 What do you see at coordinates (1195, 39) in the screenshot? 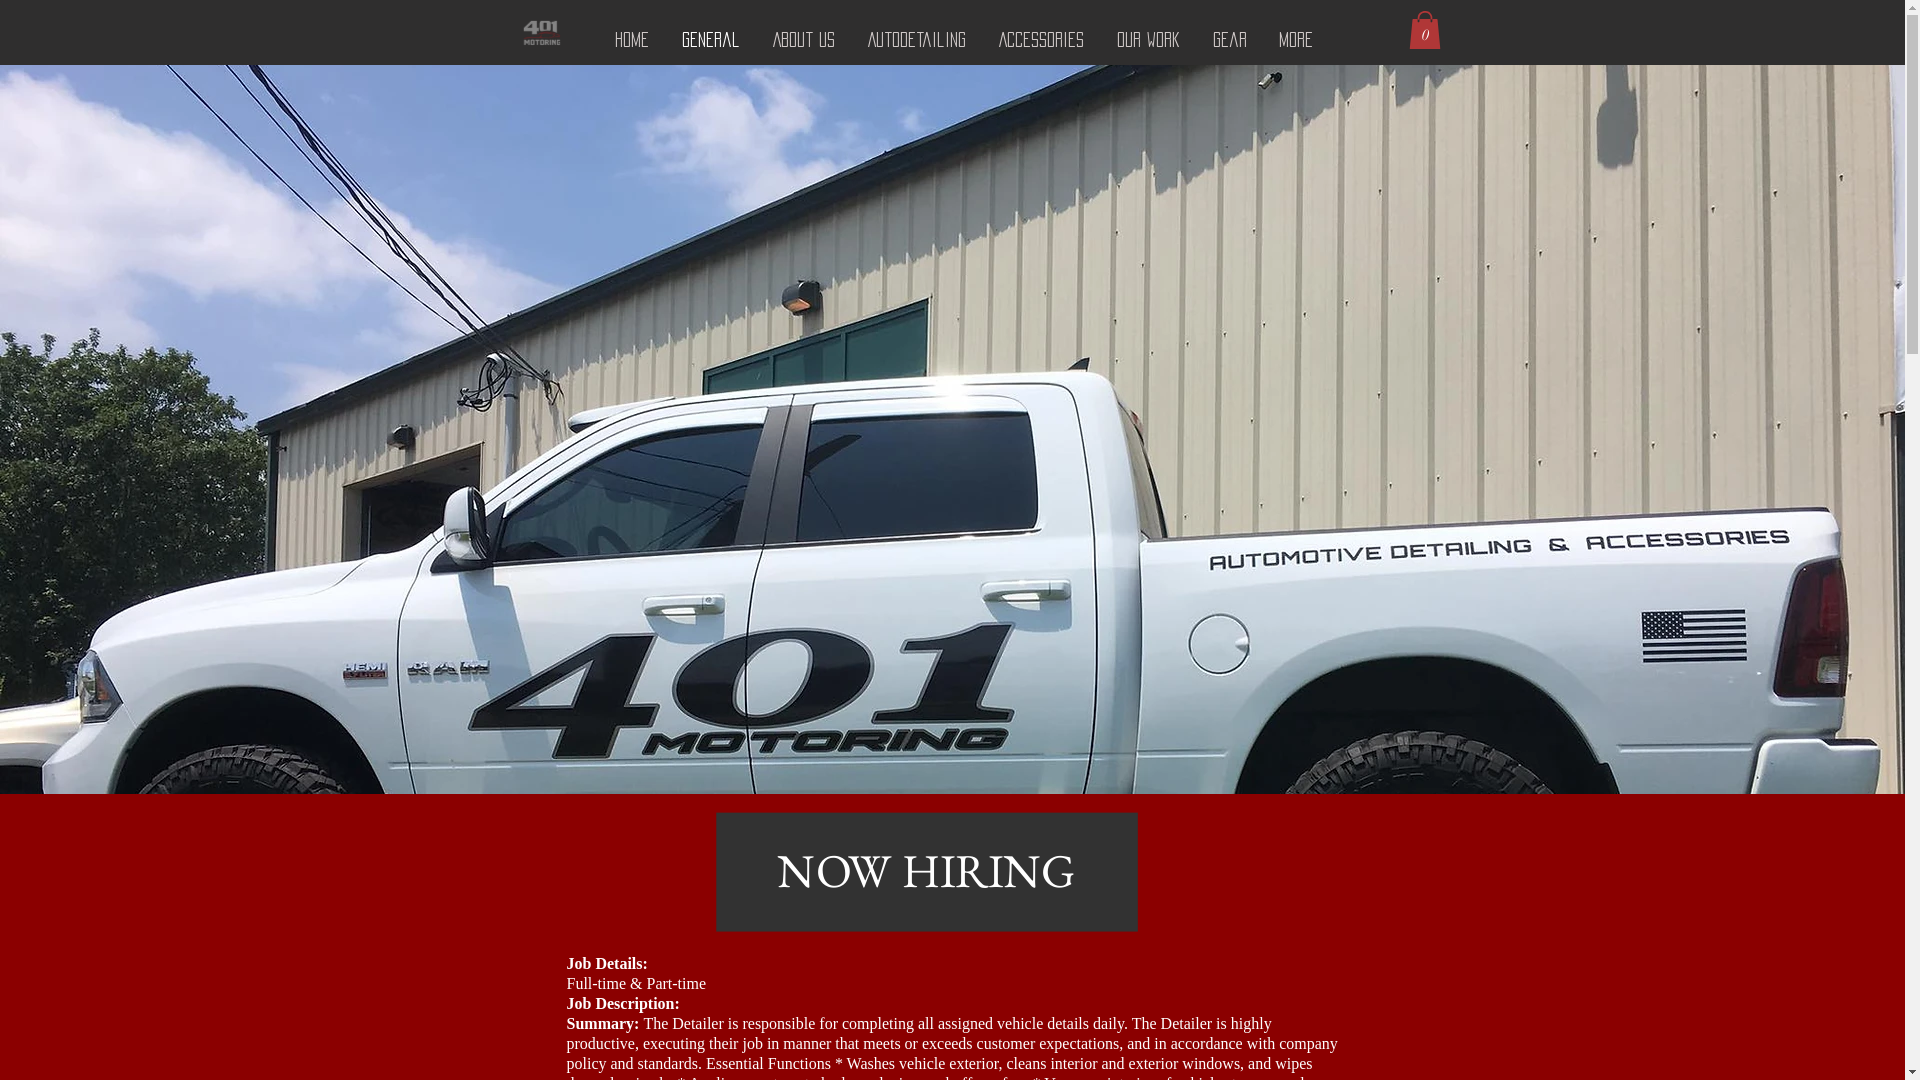
I see `'Gear'` at bounding box center [1195, 39].